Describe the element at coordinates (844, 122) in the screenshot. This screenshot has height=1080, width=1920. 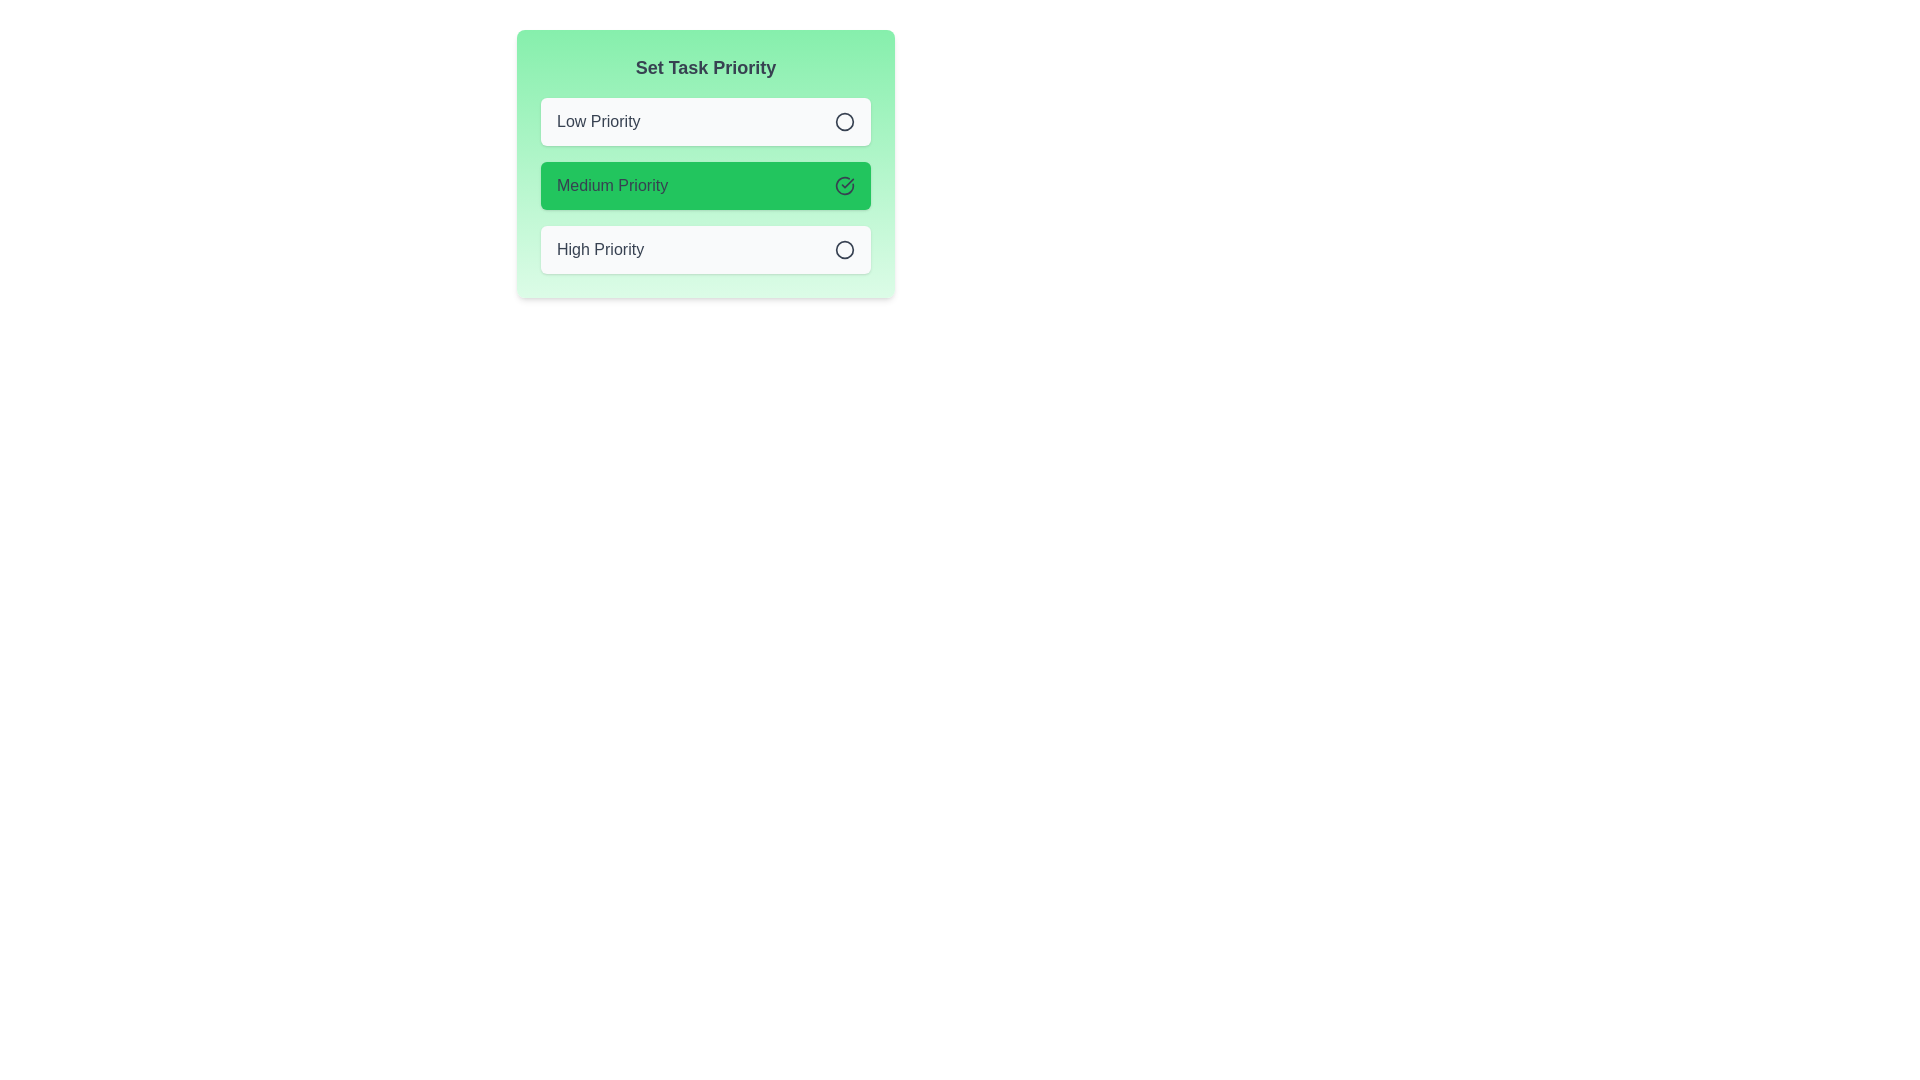
I see `the 'Low Priority' icon located at the far right of the 'Low Priority' button in the 'Set Task Priority' list` at that location.